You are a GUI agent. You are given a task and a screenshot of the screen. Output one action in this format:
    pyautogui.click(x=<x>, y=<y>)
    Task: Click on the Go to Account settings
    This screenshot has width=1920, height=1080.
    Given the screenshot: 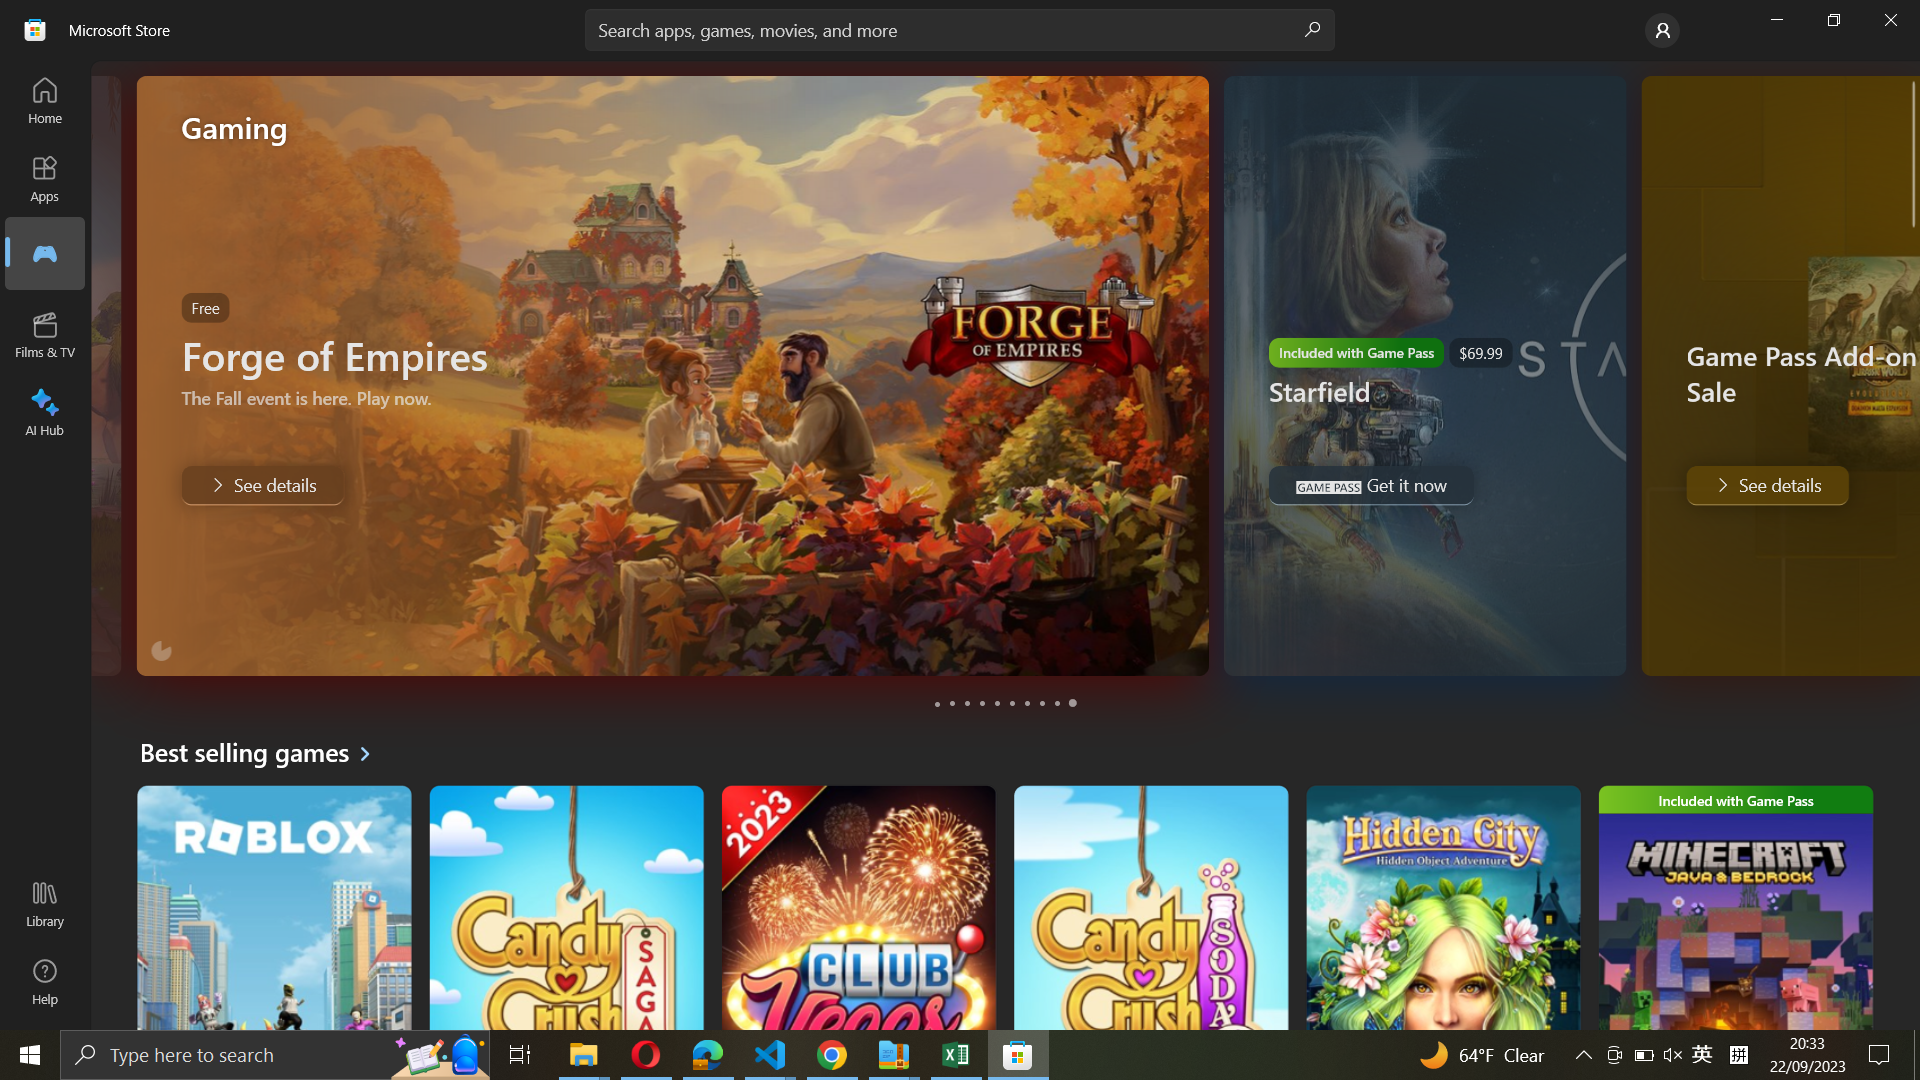 What is the action you would take?
    pyautogui.click(x=1660, y=30)
    